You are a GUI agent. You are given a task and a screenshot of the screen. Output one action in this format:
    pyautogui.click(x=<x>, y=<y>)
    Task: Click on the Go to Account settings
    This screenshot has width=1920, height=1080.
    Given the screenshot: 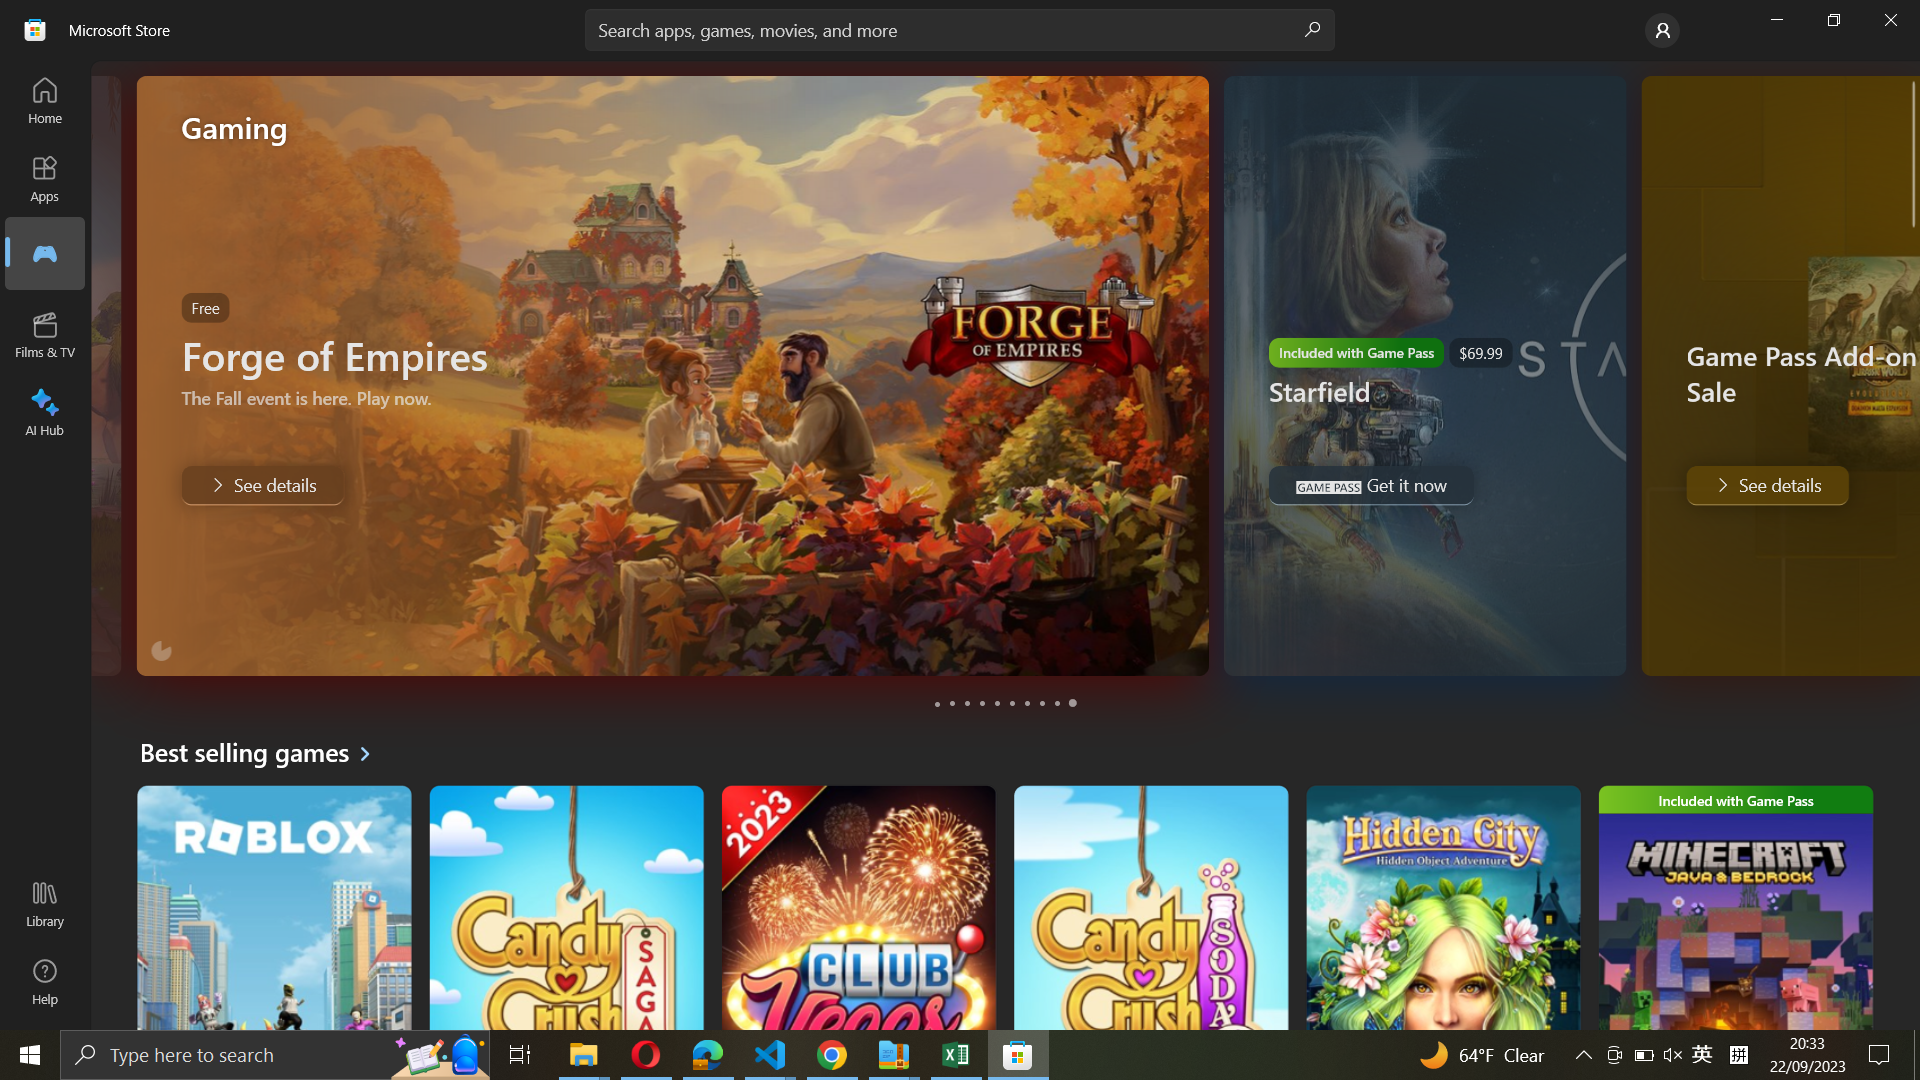 What is the action you would take?
    pyautogui.click(x=1660, y=30)
    